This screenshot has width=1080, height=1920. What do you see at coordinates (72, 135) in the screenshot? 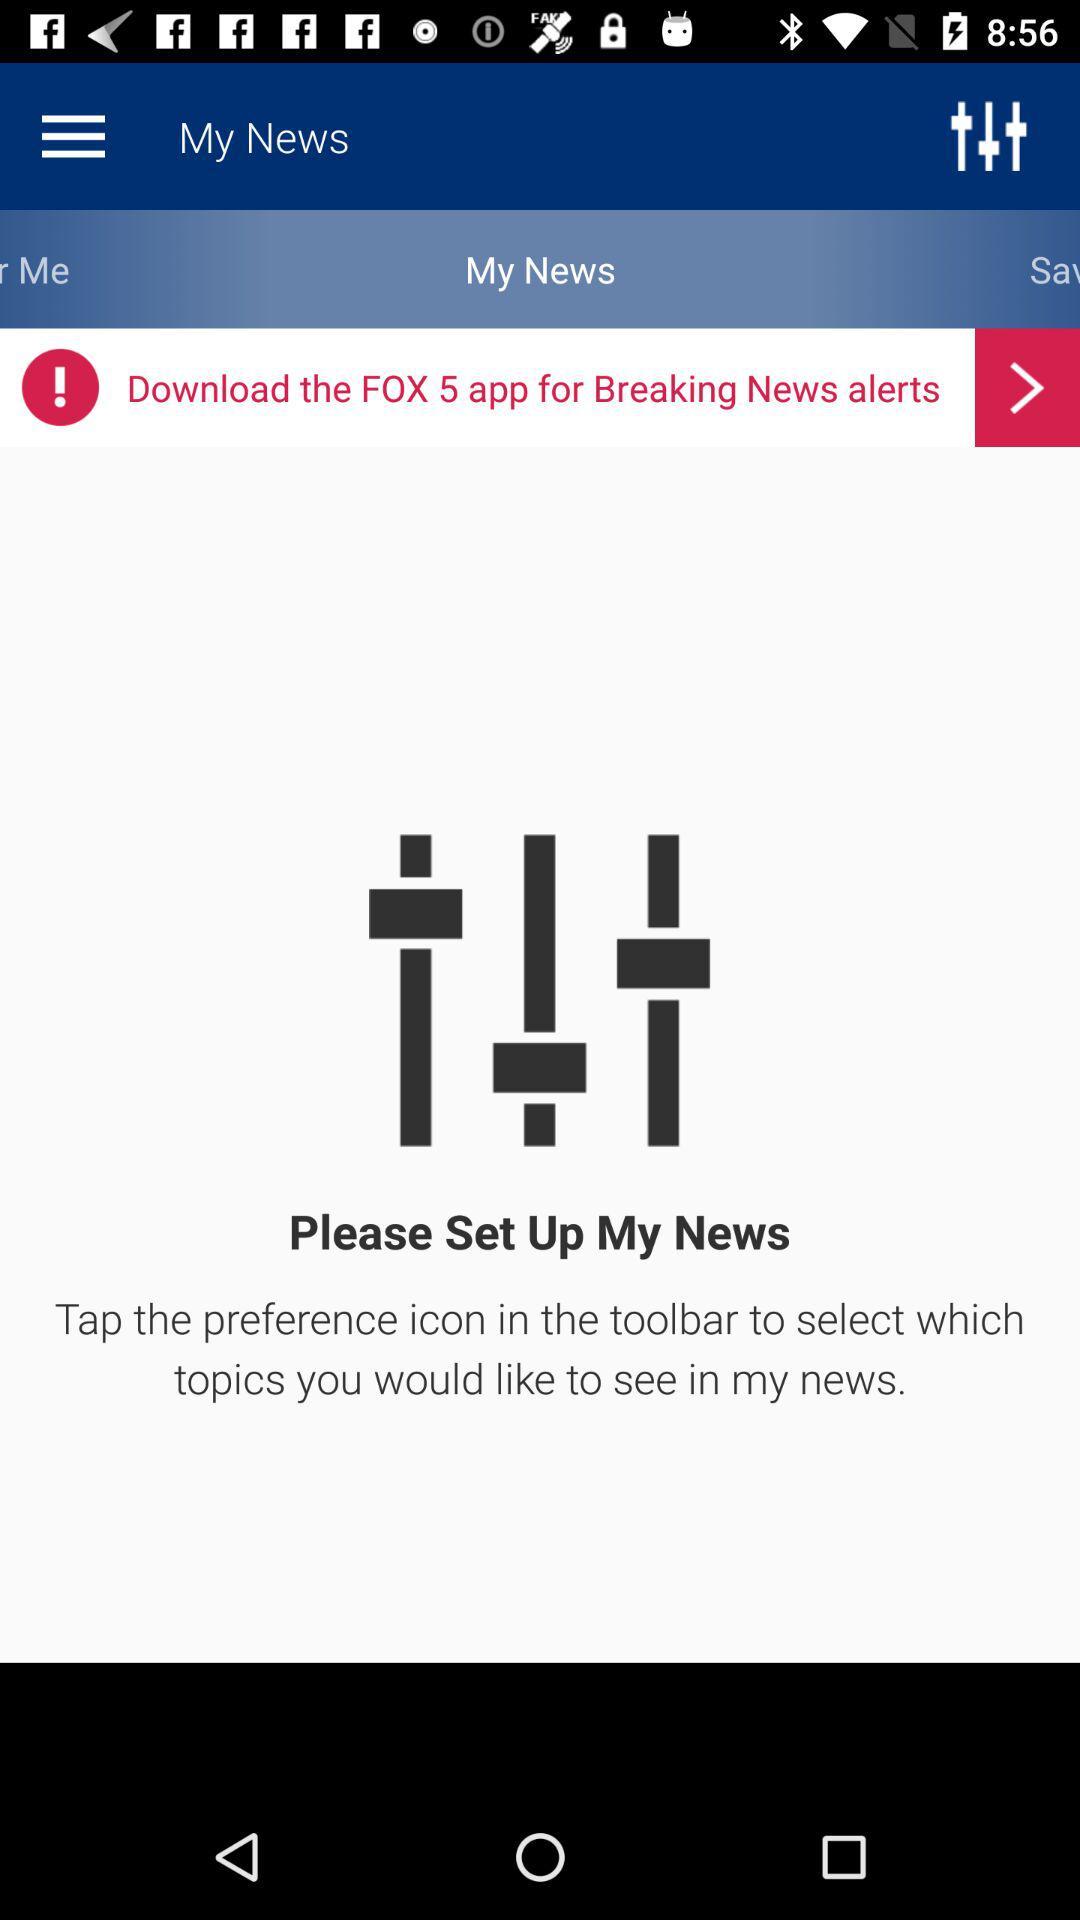
I see `the menu icon` at bounding box center [72, 135].